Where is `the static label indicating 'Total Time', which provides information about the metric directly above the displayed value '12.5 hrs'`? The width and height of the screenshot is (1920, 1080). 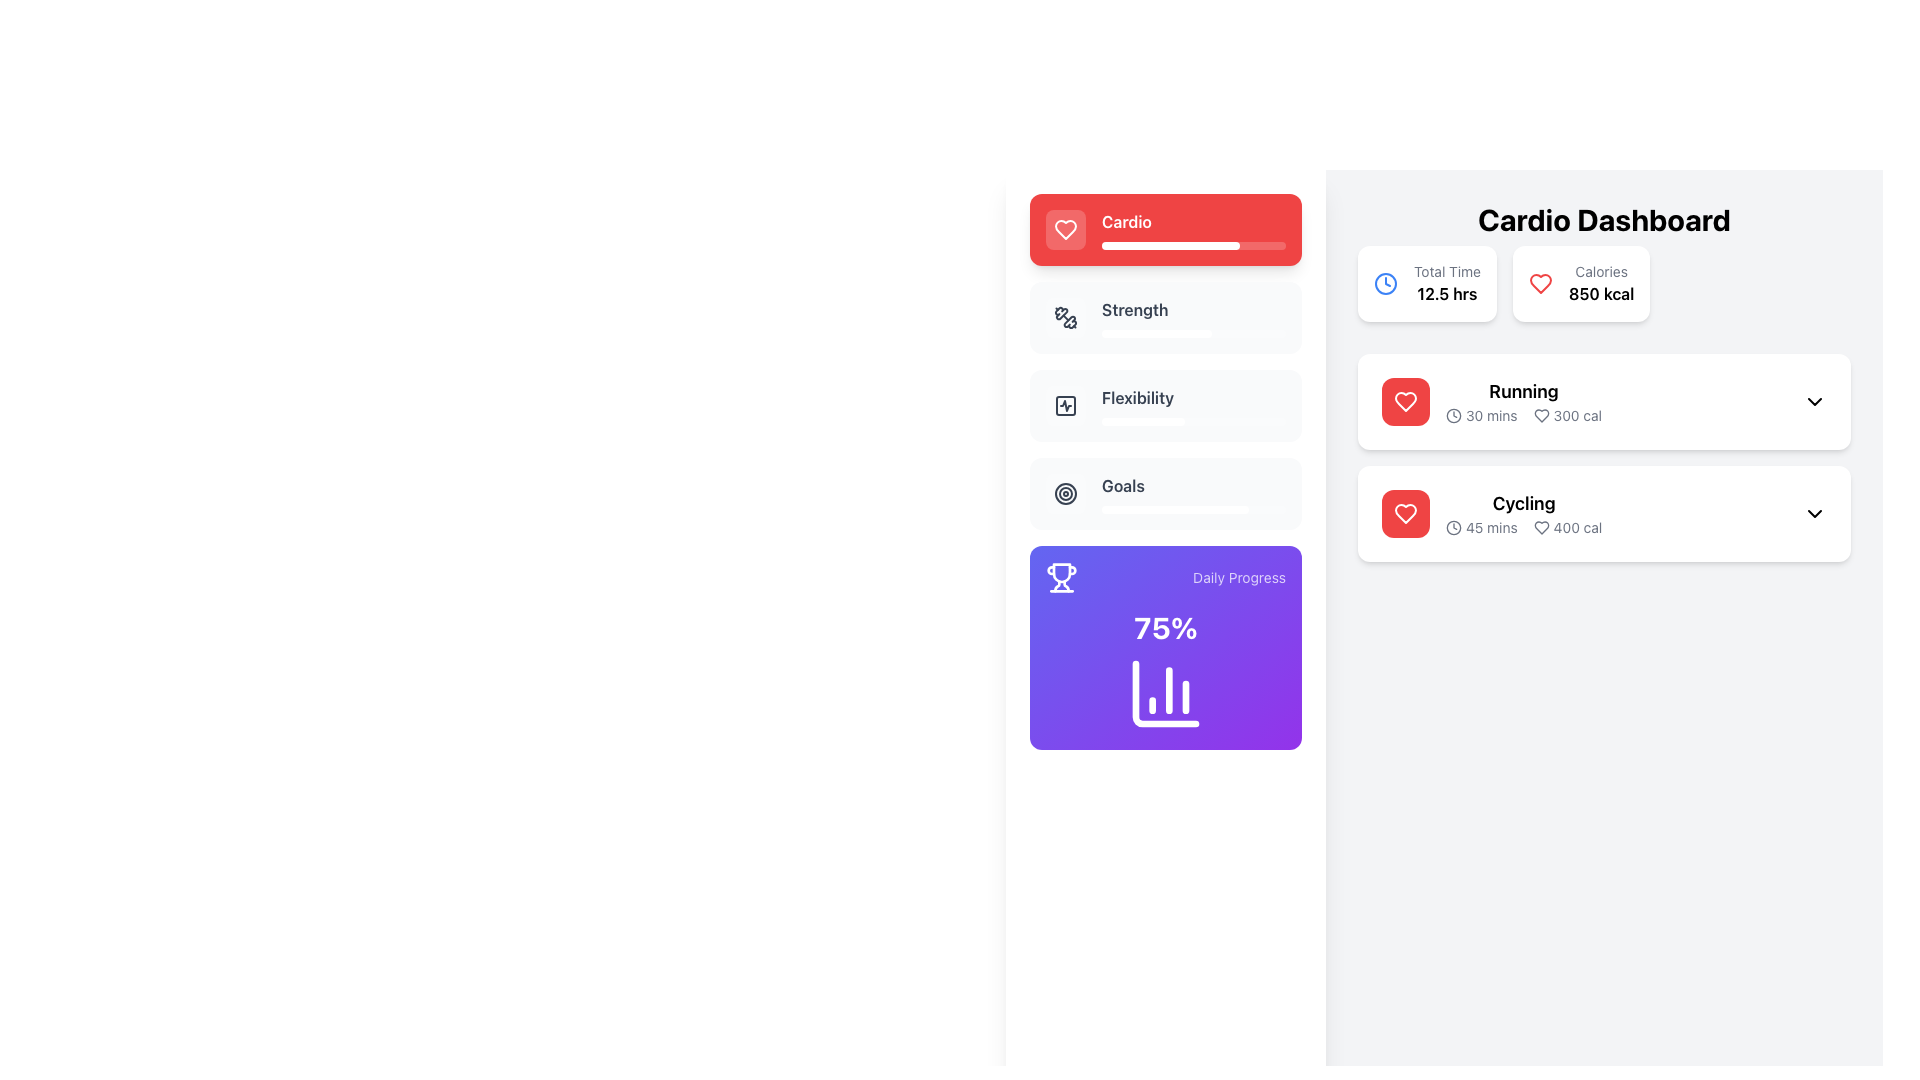 the static label indicating 'Total Time', which provides information about the metric directly above the displayed value '12.5 hrs' is located at coordinates (1447, 272).